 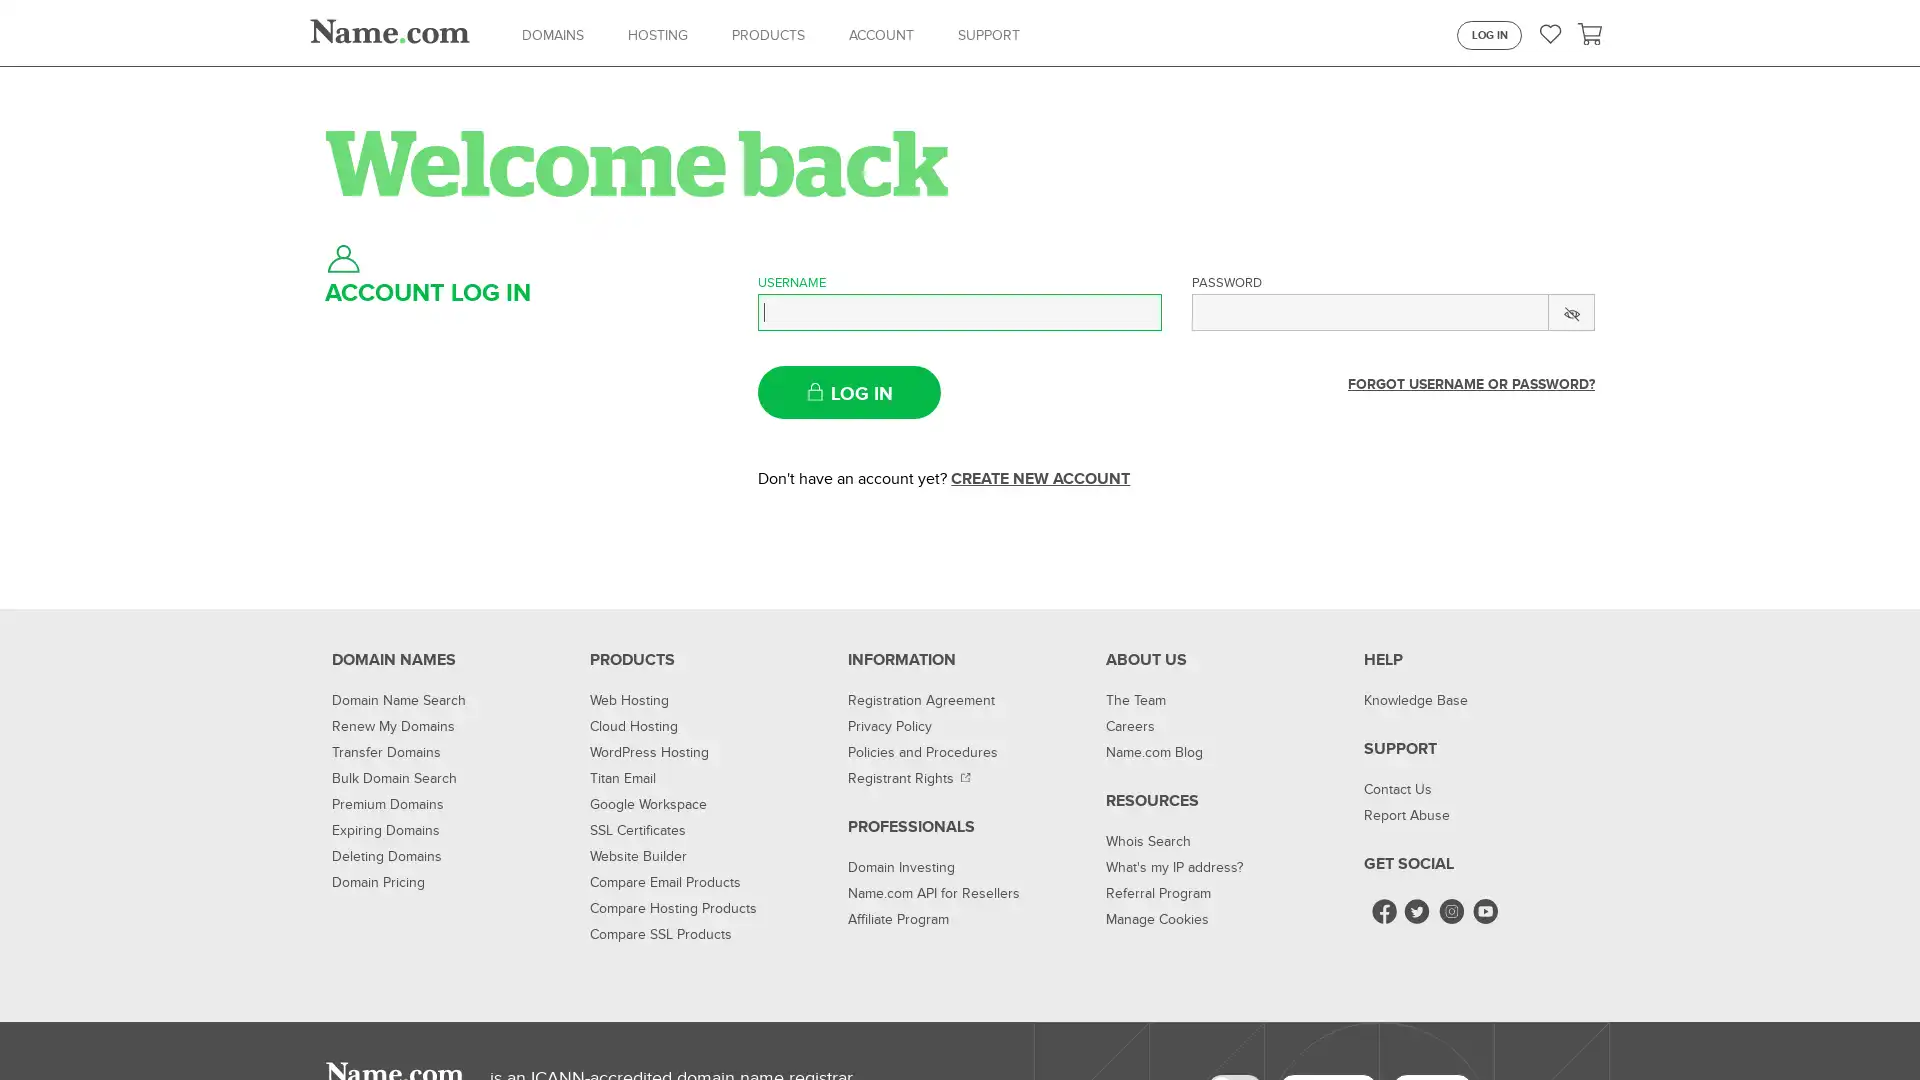 What do you see at coordinates (1541, 1026) in the screenshot?
I see `Accept All Cookies` at bounding box center [1541, 1026].